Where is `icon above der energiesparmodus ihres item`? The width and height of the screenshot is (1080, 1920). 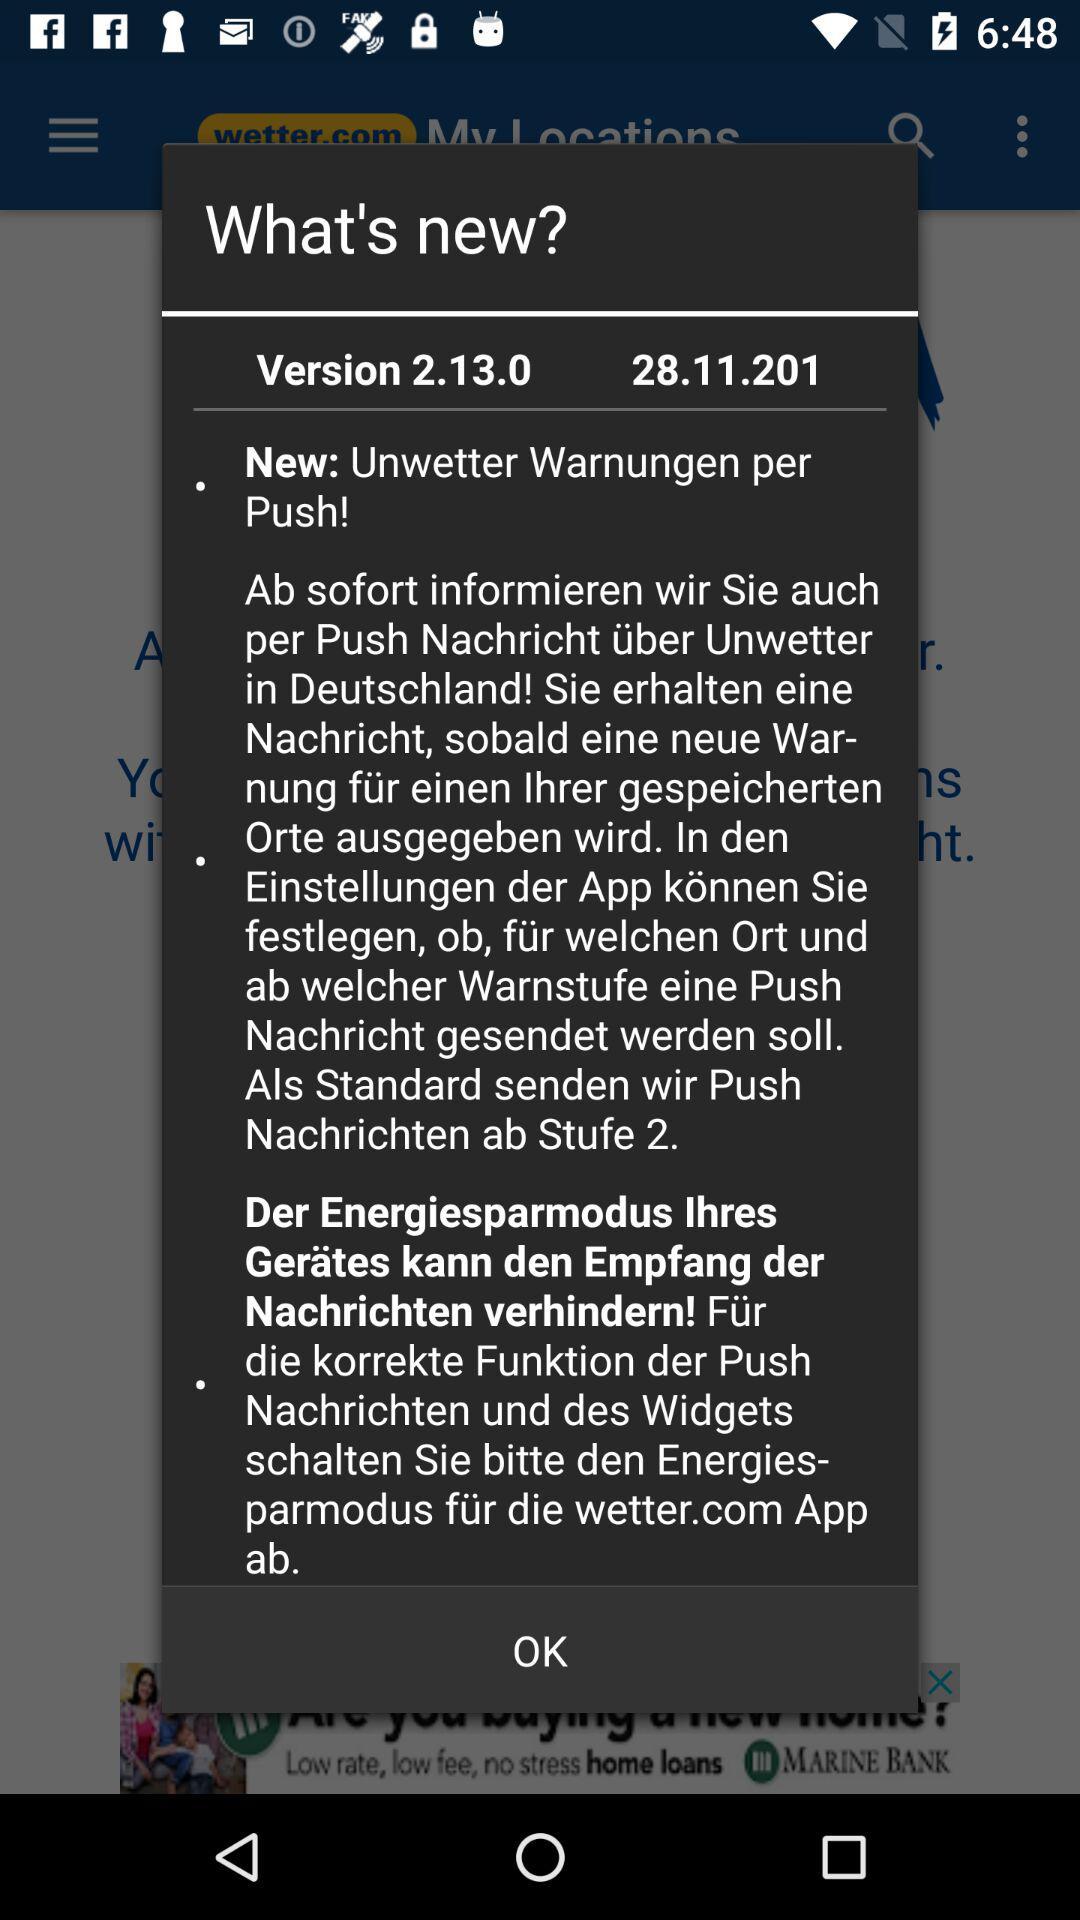 icon above der energiesparmodus ihres item is located at coordinates (574, 860).